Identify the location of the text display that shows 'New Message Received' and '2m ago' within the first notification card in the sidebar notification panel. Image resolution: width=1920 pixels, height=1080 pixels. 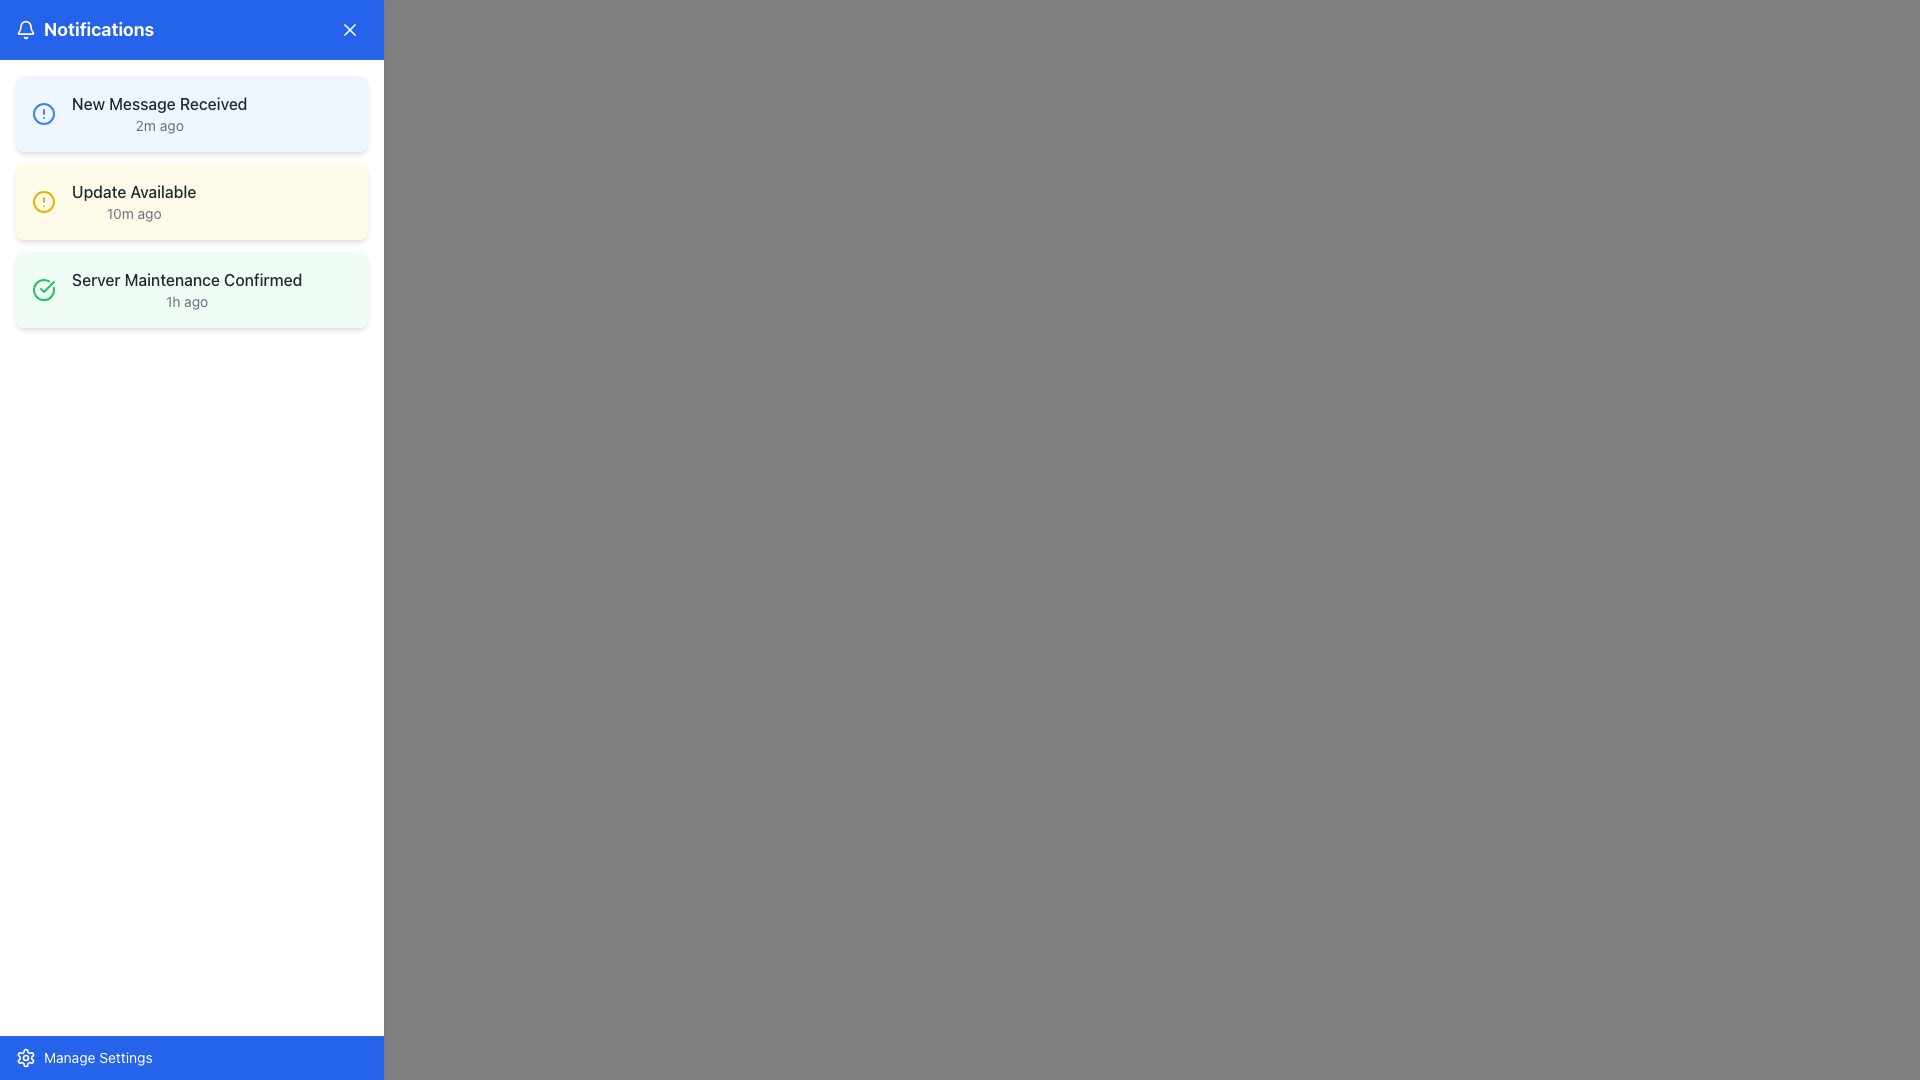
(158, 114).